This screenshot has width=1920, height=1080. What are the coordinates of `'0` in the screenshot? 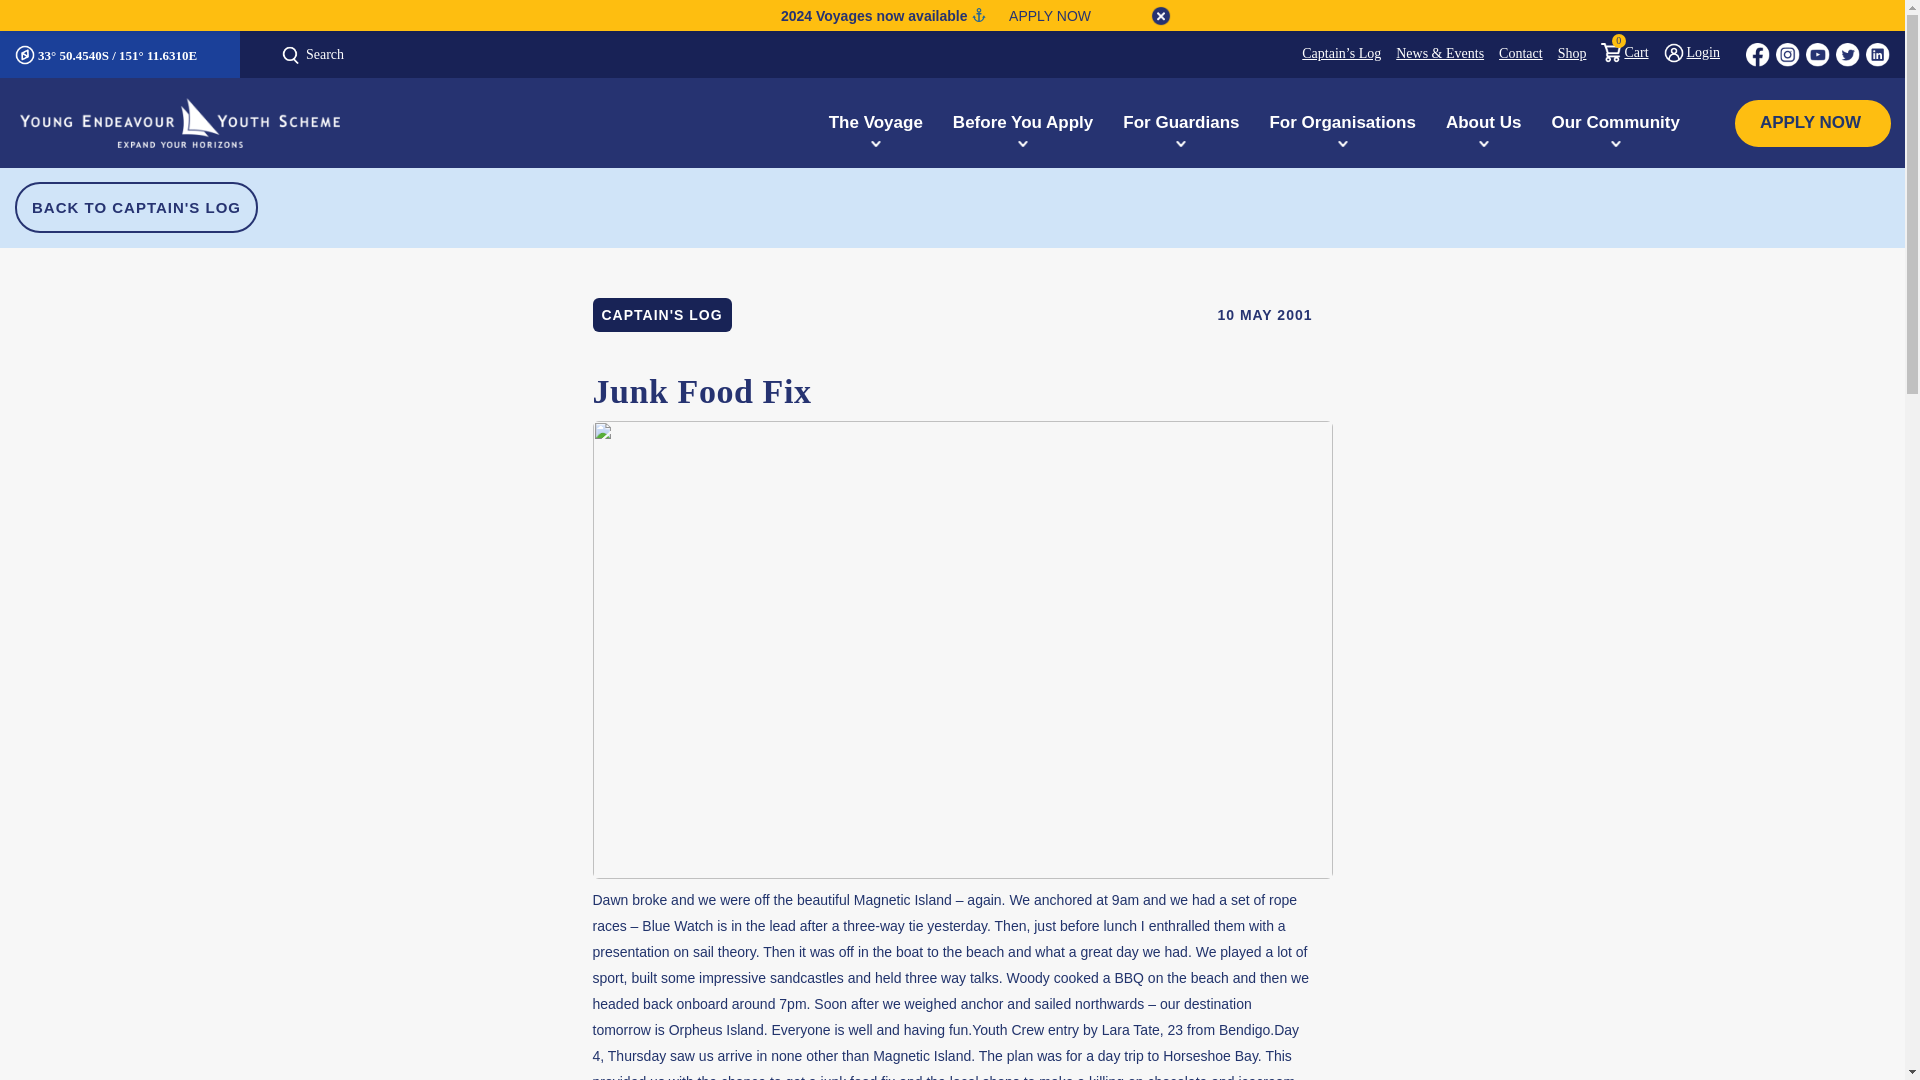 It's located at (1617, 50).